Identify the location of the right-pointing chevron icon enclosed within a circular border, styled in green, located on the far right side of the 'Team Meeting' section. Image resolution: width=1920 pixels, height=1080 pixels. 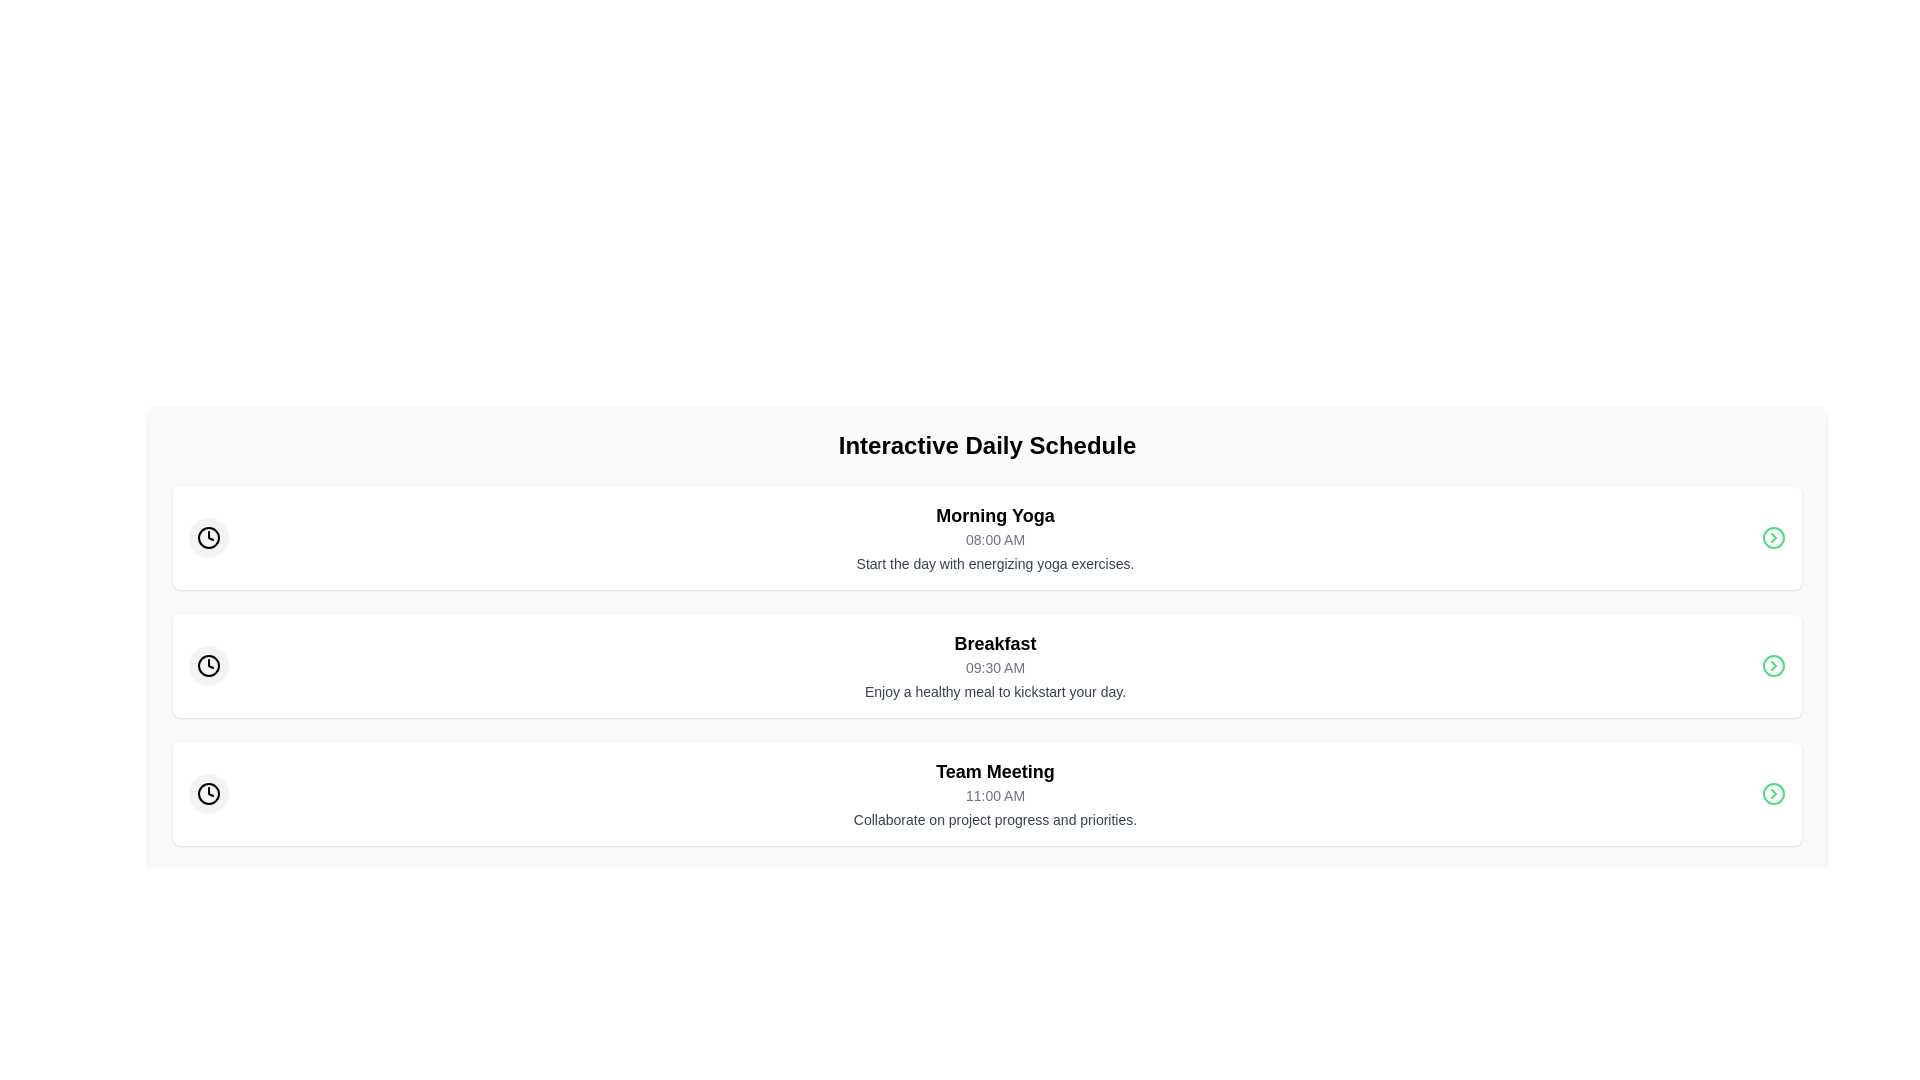
(1774, 793).